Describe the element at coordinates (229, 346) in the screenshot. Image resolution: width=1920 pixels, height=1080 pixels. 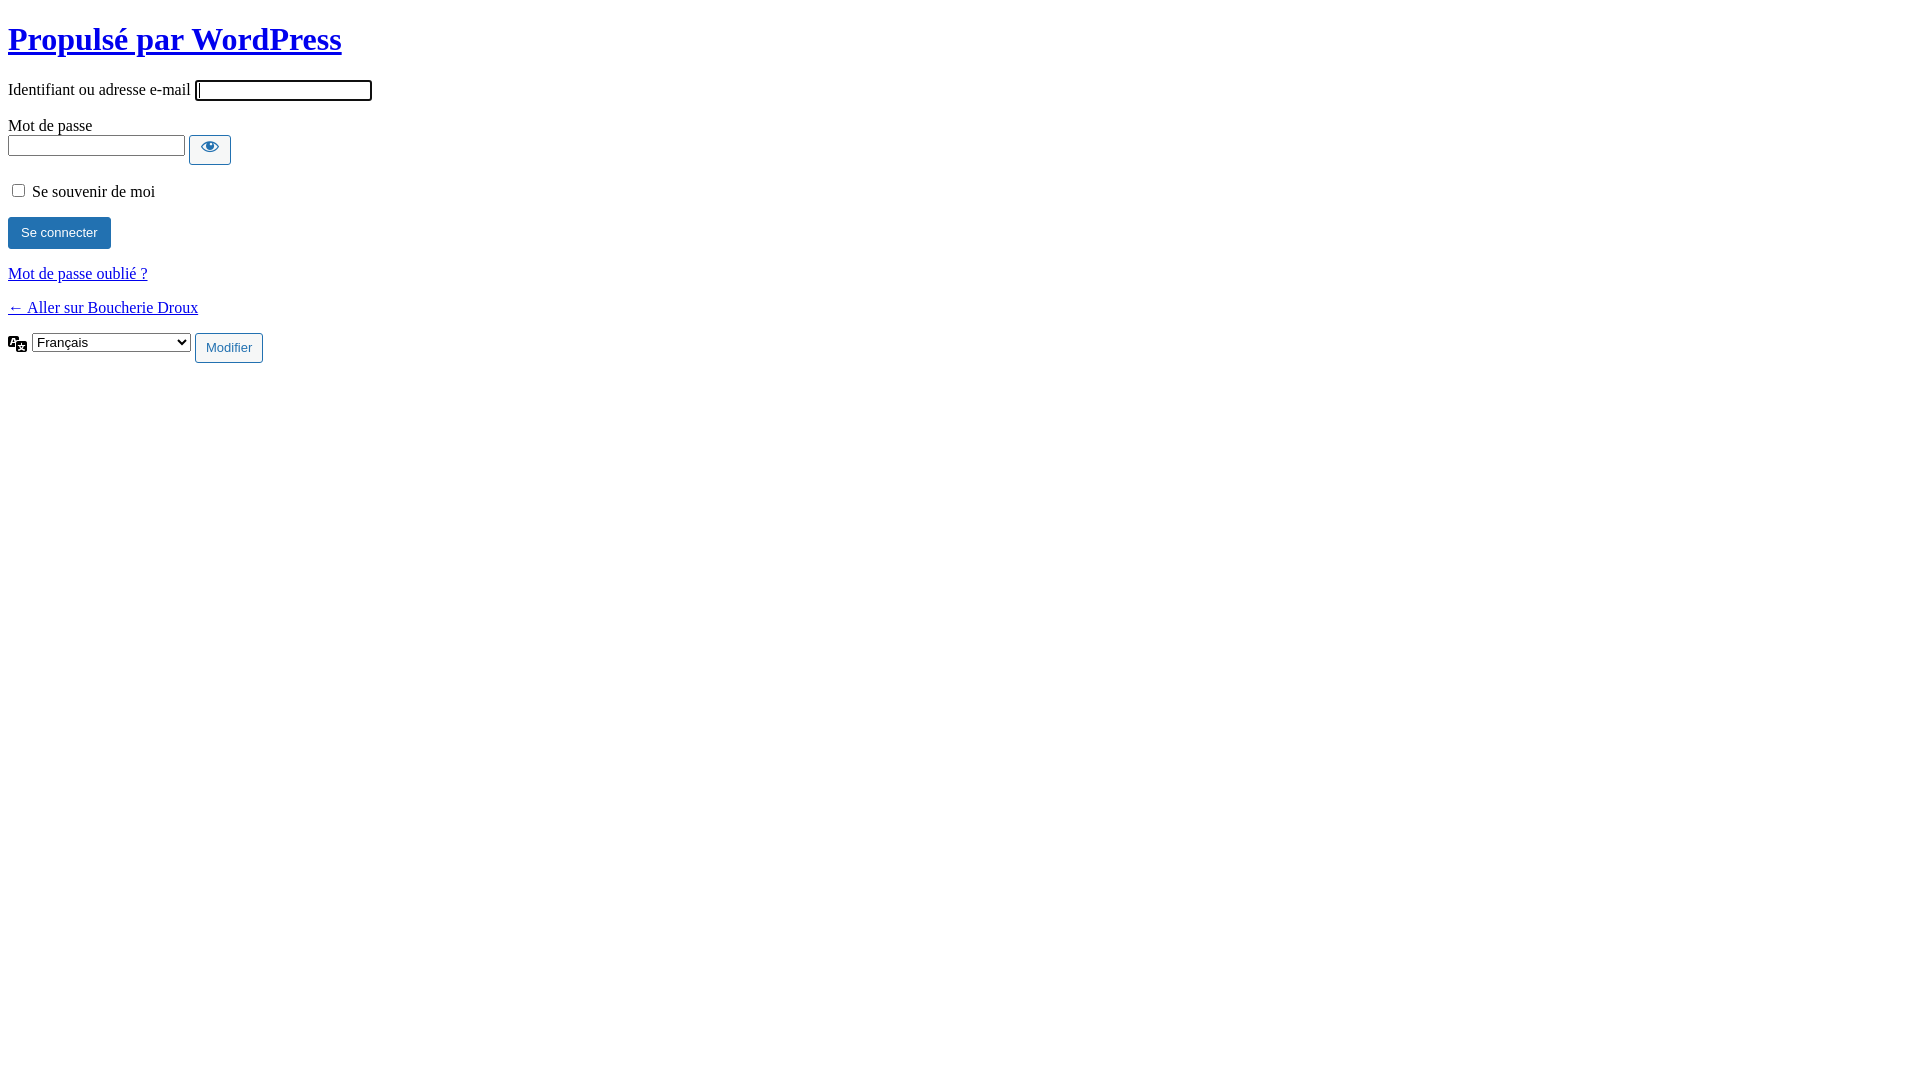
I see `'Modifier'` at that location.